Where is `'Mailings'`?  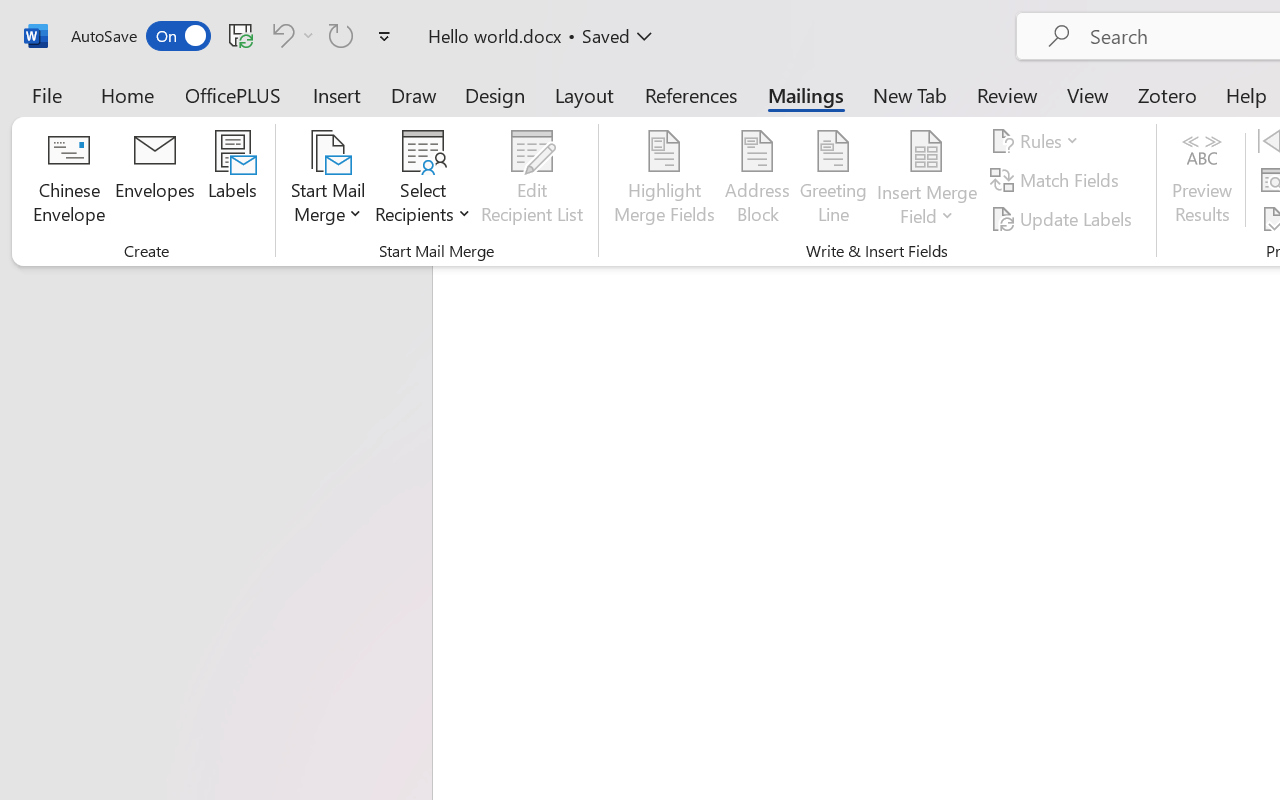
'Mailings' is located at coordinates (806, 94).